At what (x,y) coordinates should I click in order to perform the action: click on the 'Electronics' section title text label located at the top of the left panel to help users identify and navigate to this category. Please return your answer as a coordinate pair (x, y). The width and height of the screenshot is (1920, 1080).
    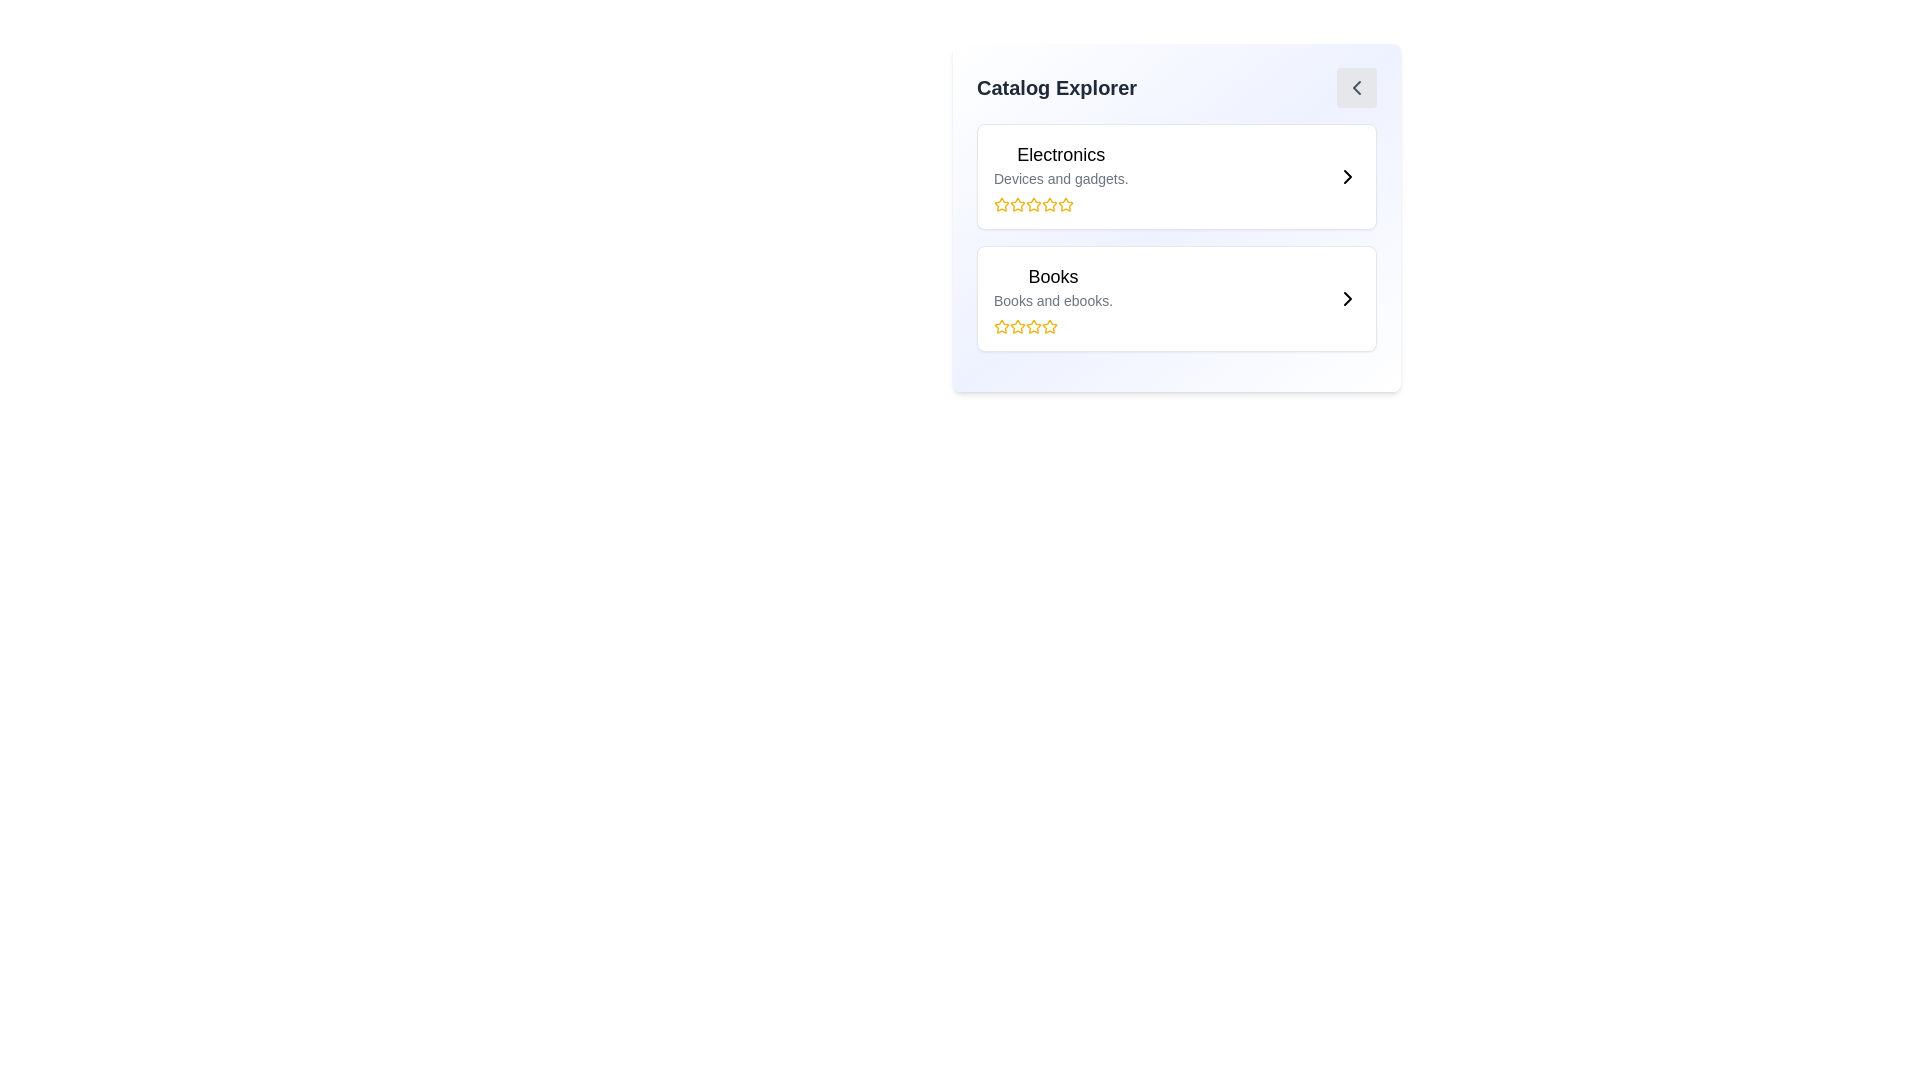
    Looking at the image, I should click on (1060, 153).